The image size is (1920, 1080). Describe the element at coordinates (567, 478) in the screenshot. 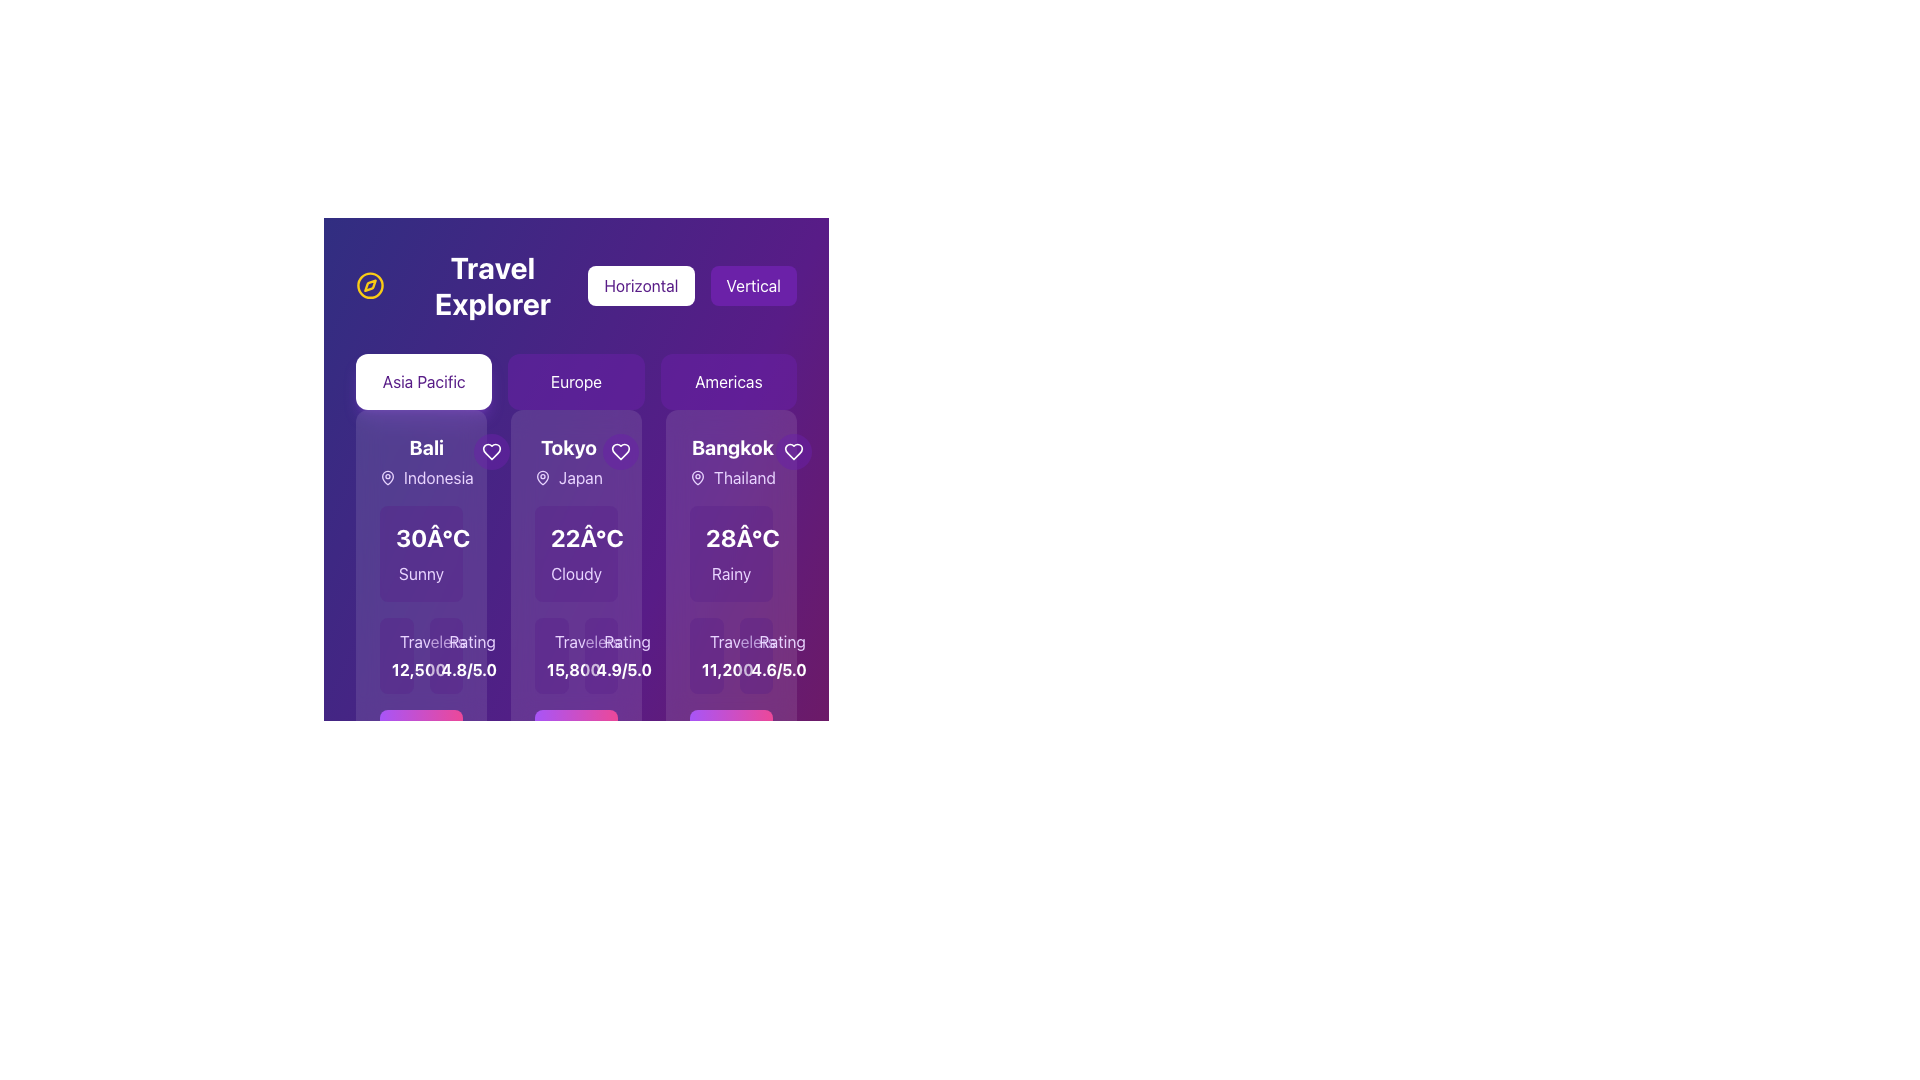

I see `the label with the text 'Japan' styled in light purple, which is accompanied by a location pin icon, located under the heading 'Tokyo' in the second card of the location cards` at that location.